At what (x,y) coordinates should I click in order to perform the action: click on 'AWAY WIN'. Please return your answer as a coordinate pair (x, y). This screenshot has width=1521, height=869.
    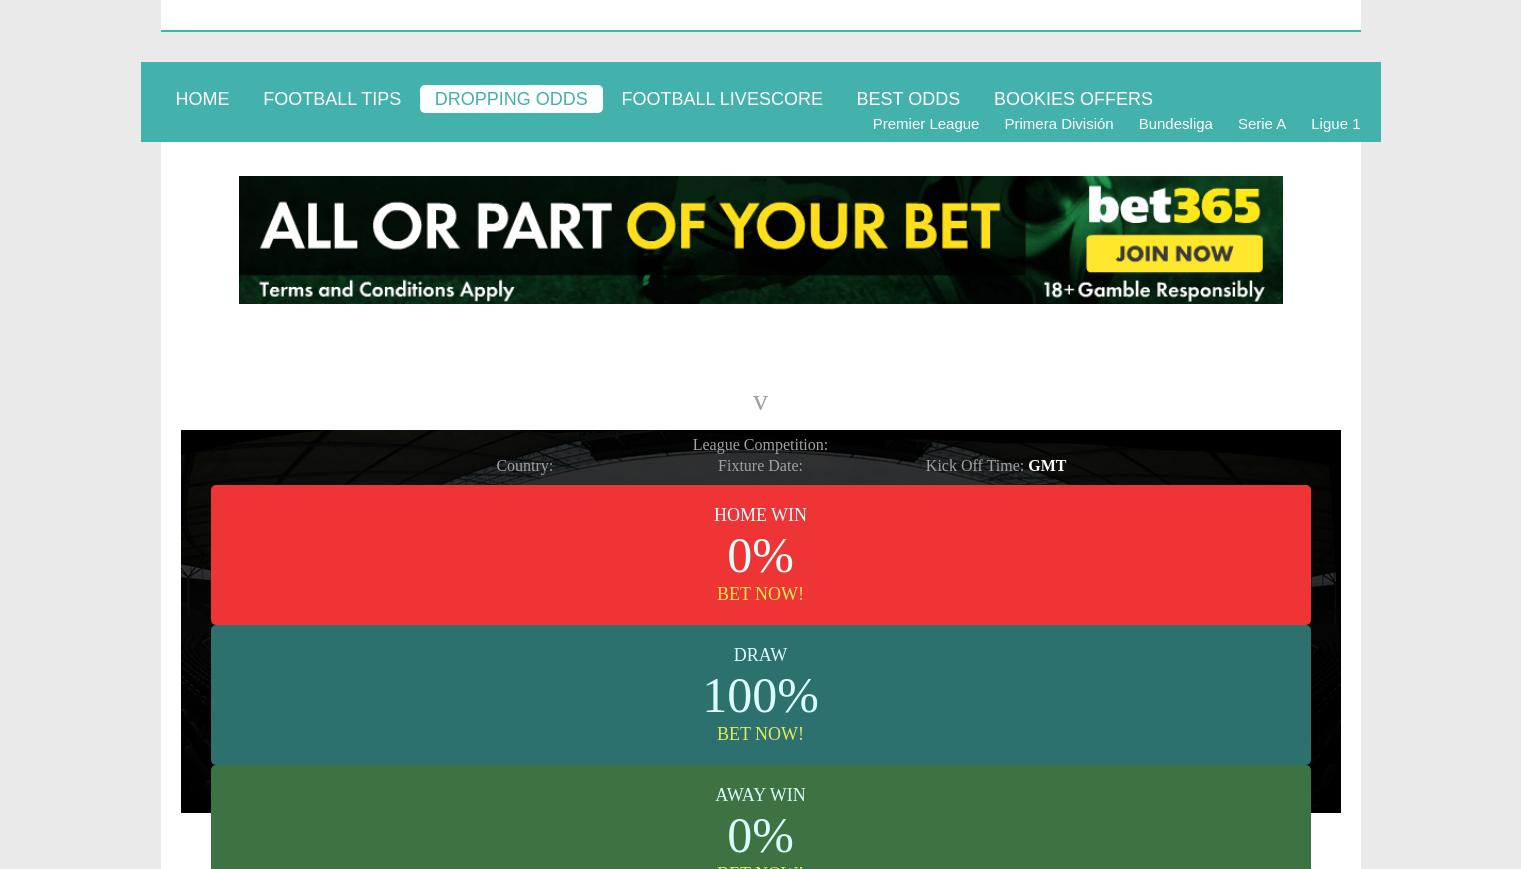
    Looking at the image, I should click on (759, 794).